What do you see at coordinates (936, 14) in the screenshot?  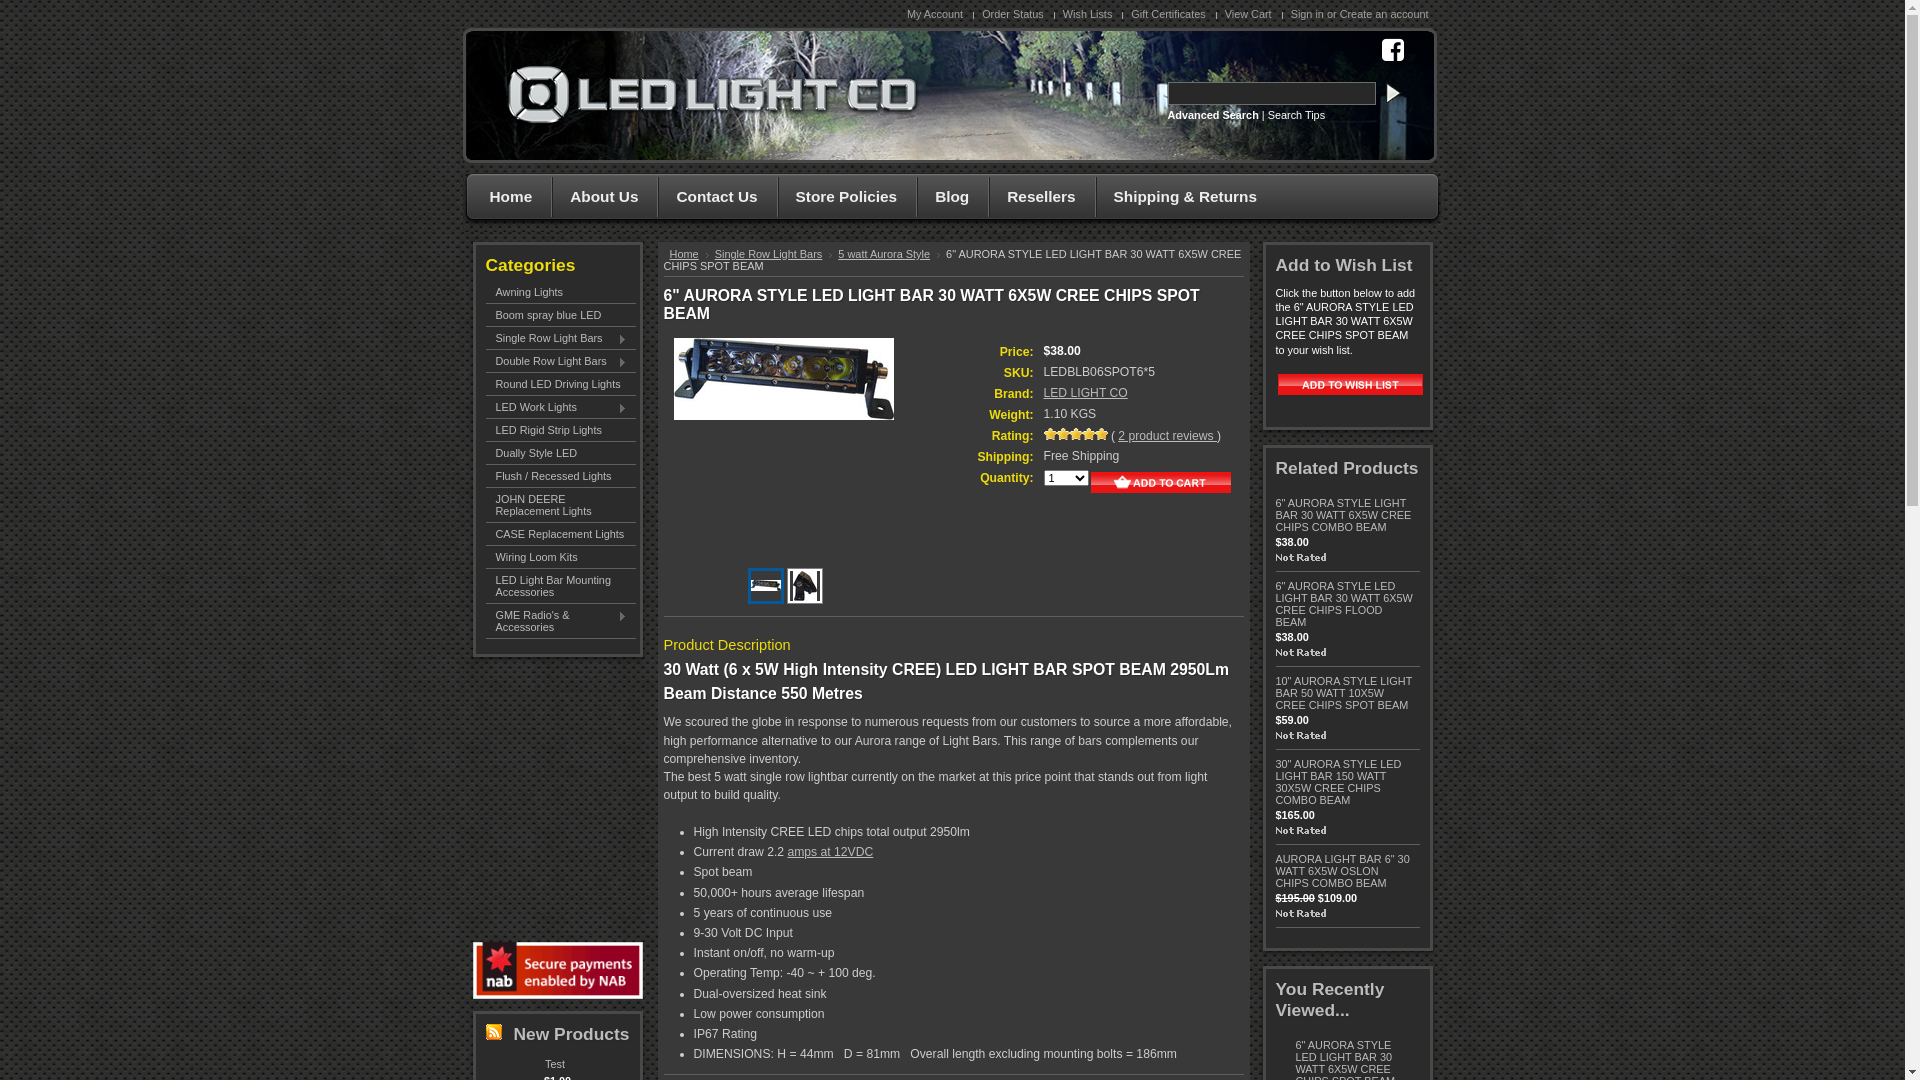 I see `'My Account'` at bounding box center [936, 14].